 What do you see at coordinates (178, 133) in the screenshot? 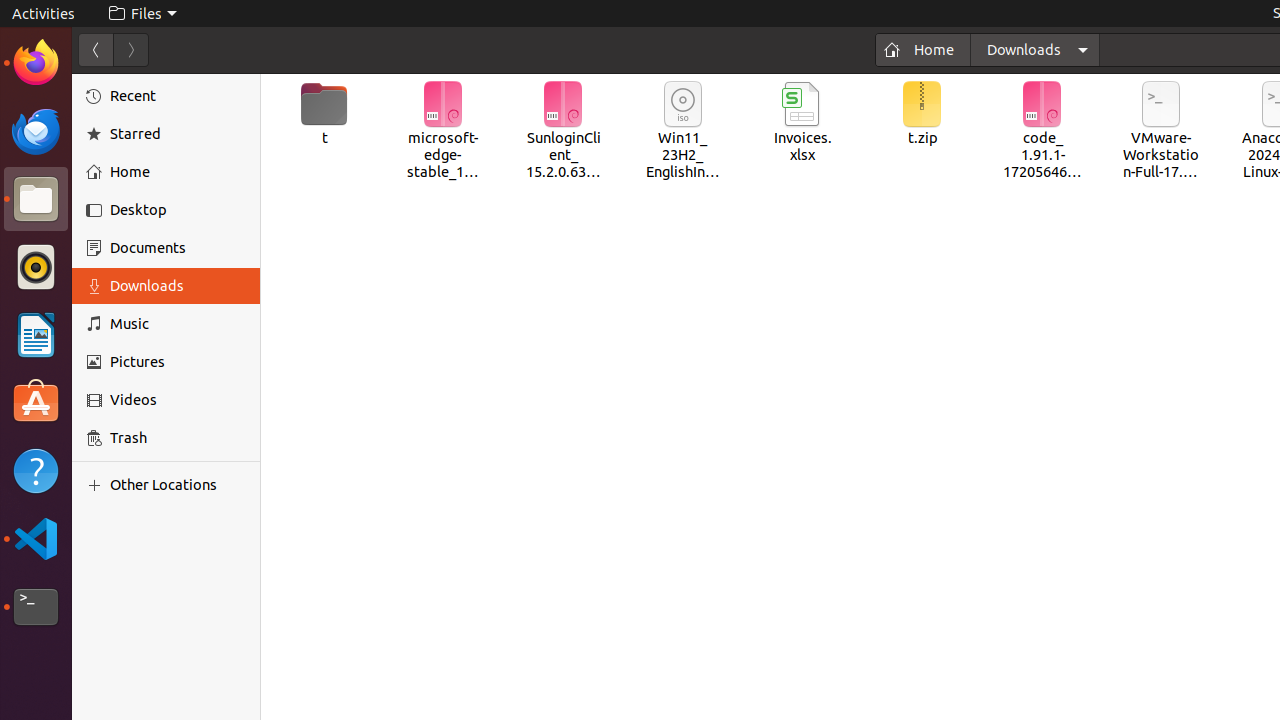
I see `'Starred'` at bounding box center [178, 133].